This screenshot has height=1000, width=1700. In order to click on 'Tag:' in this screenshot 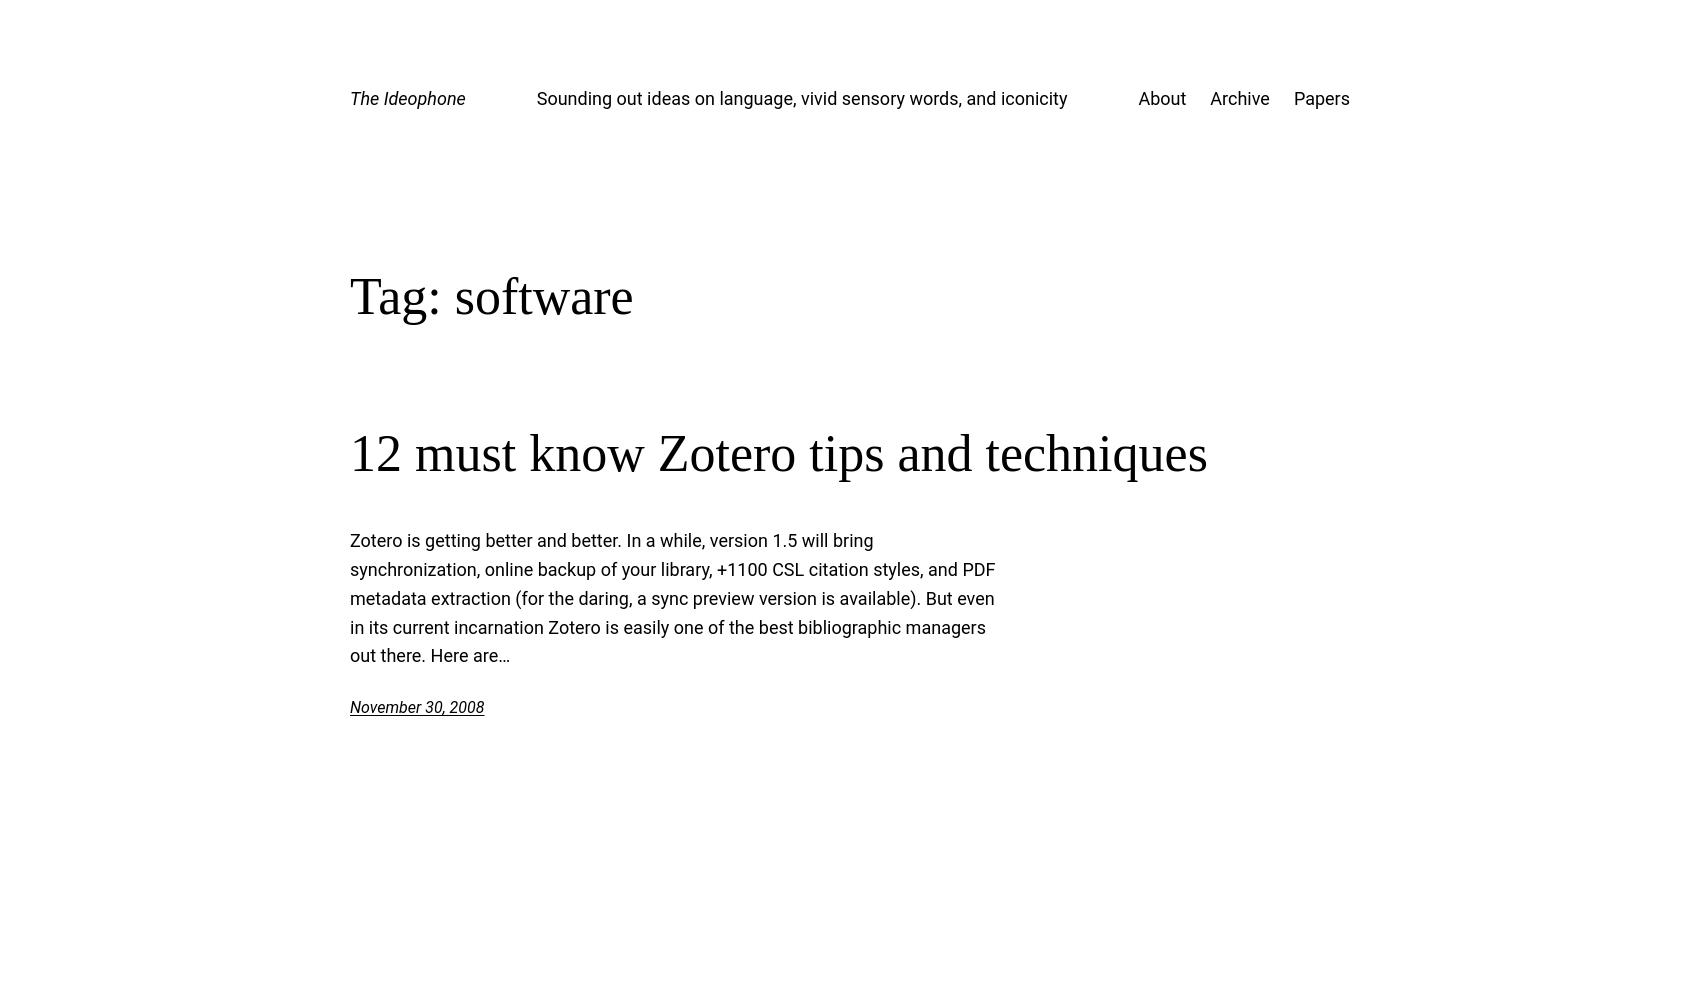, I will do `click(349, 295)`.